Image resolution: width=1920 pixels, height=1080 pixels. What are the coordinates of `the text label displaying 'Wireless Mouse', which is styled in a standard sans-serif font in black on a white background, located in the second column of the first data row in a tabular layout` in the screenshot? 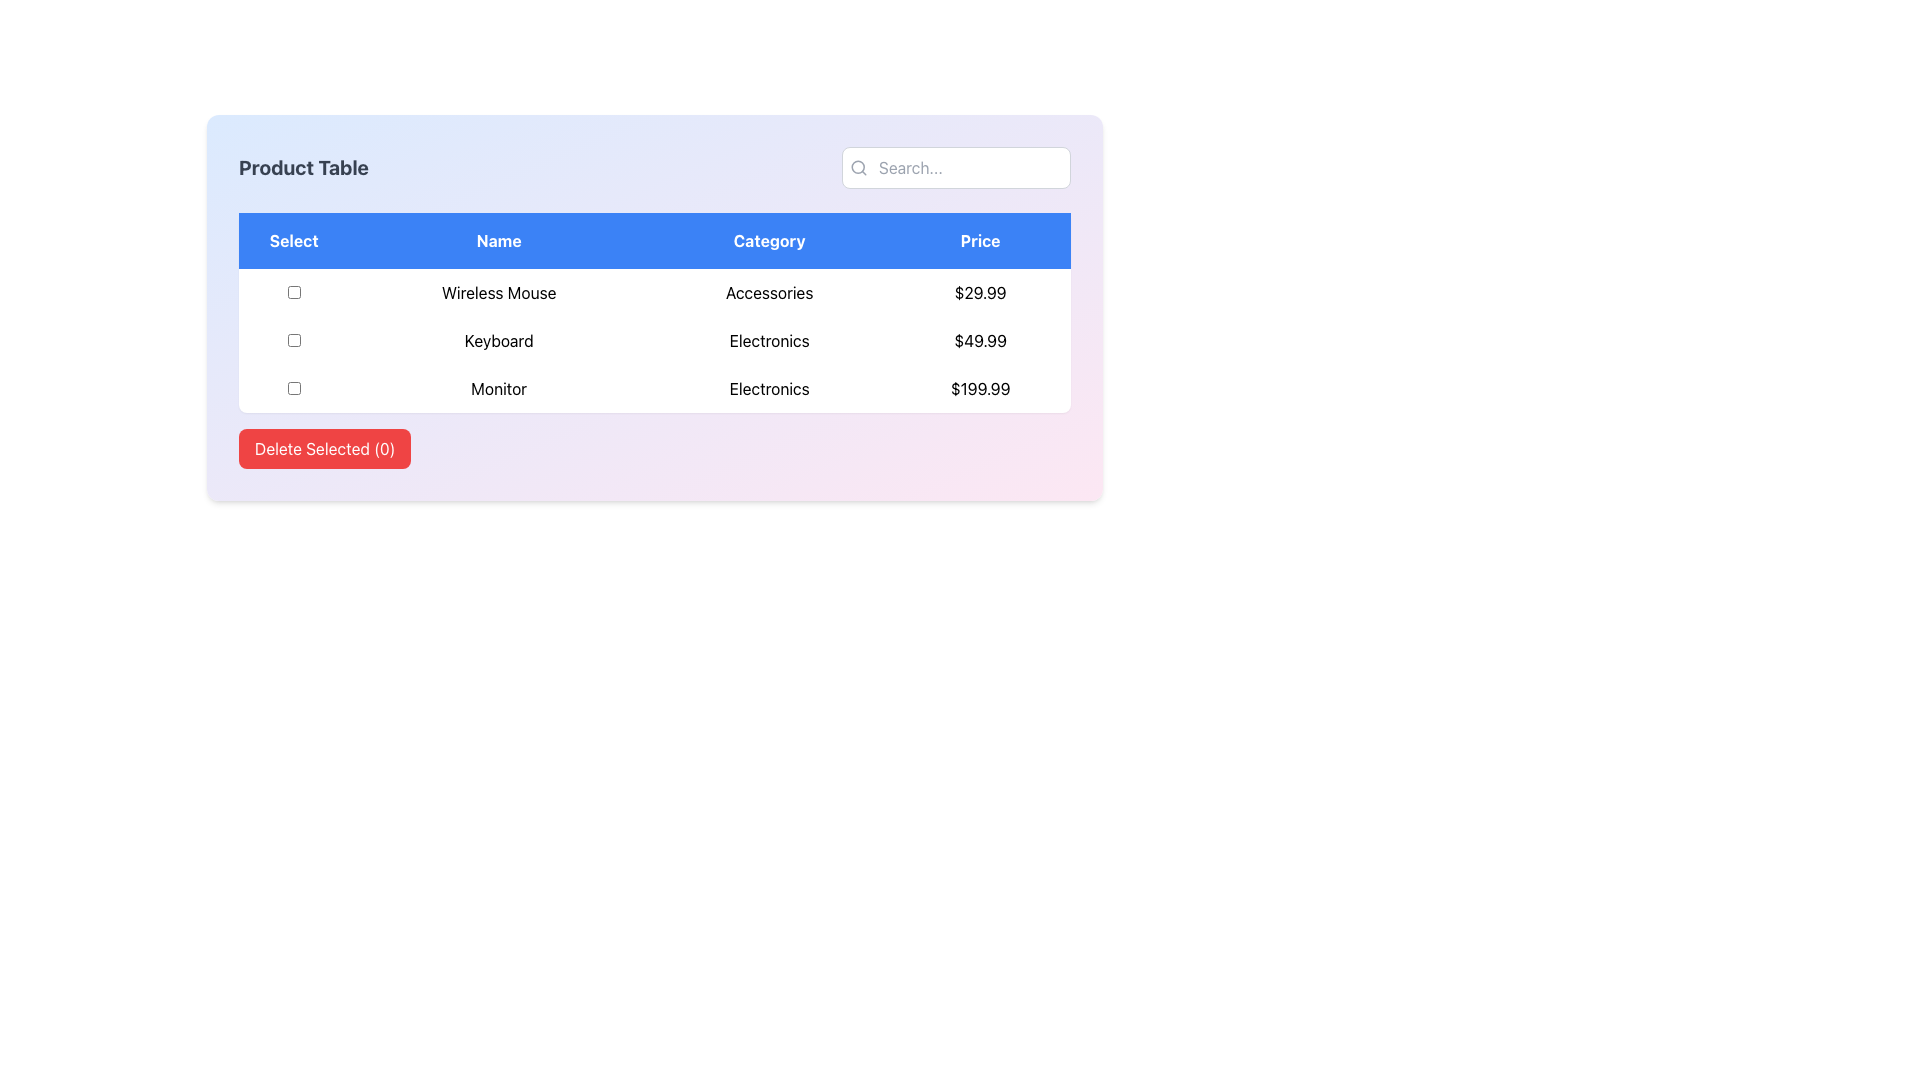 It's located at (499, 293).